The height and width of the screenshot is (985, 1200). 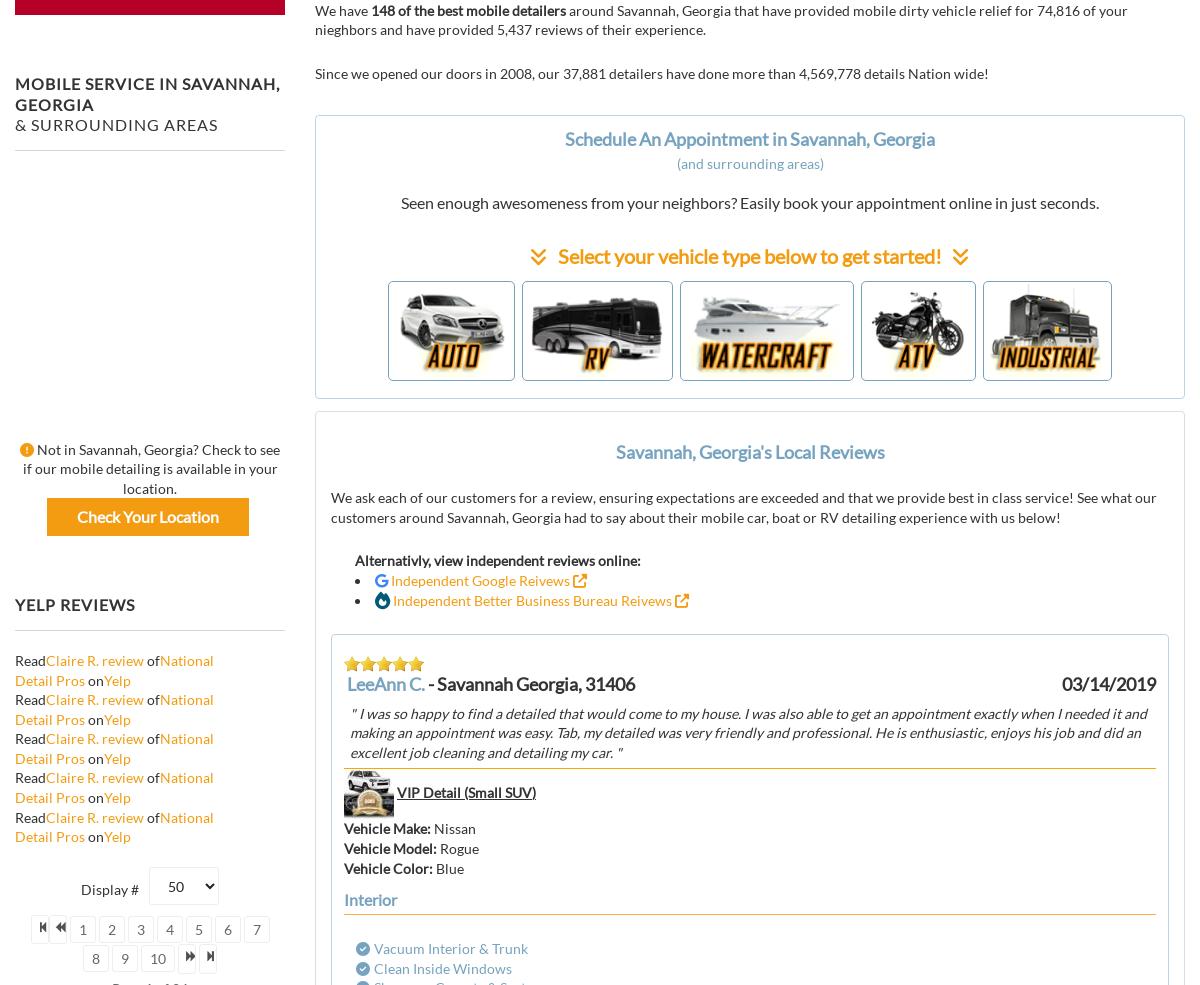 I want to click on 'Schedule An Appointment in Savannah, Georgia', so click(x=750, y=138).